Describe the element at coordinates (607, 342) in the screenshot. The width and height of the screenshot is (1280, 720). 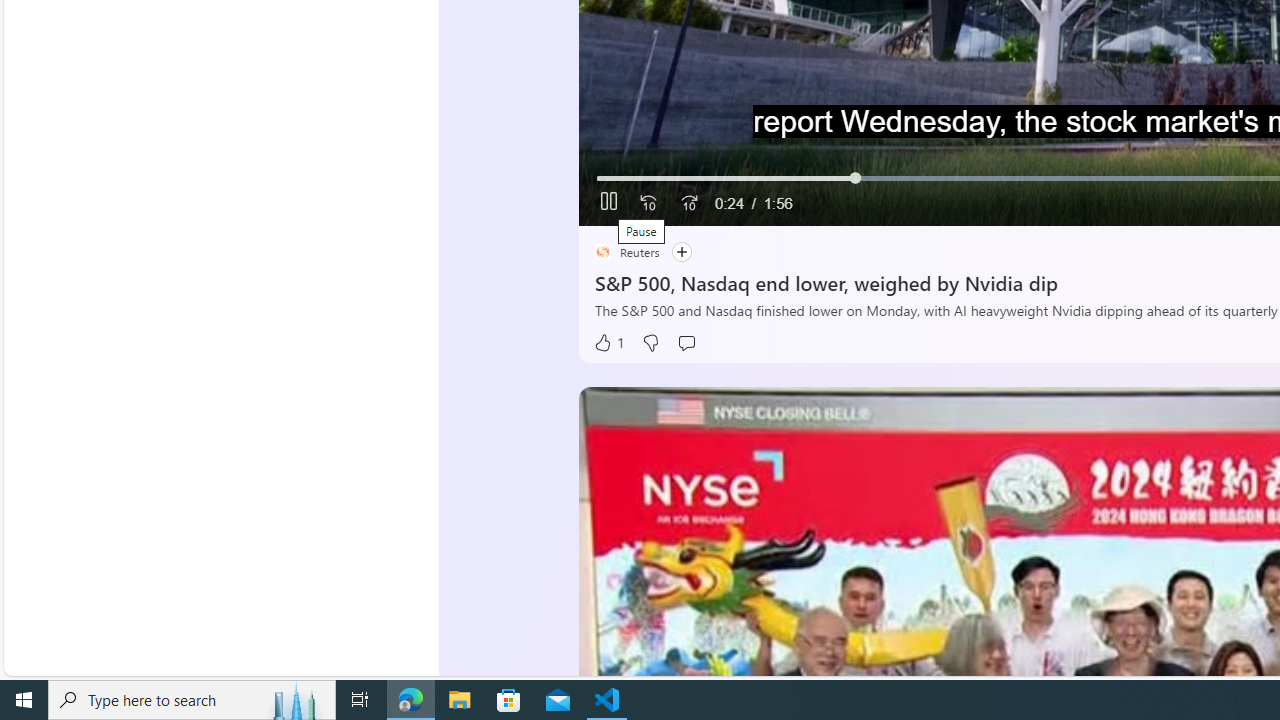
I see `'1 Like'` at that location.